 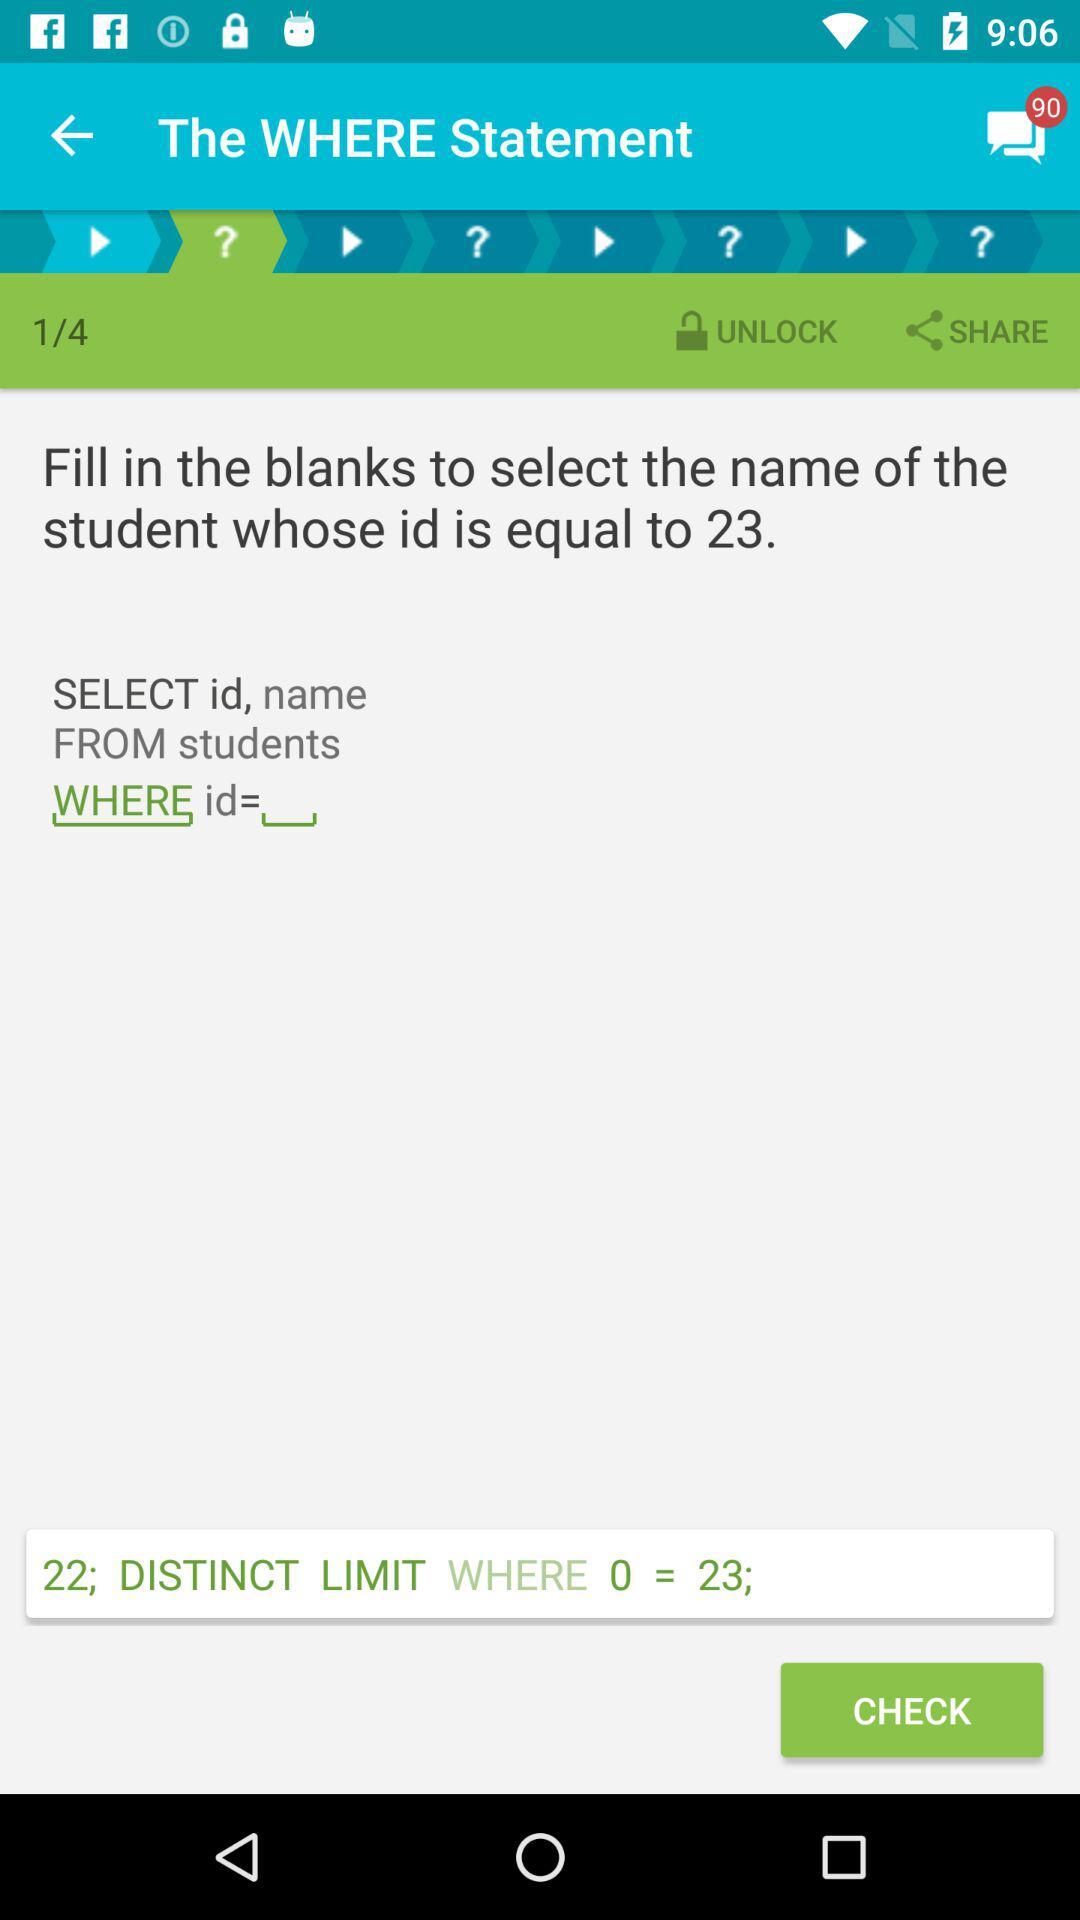 What do you see at coordinates (973, 330) in the screenshot?
I see `the item next to the unlock item` at bounding box center [973, 330].